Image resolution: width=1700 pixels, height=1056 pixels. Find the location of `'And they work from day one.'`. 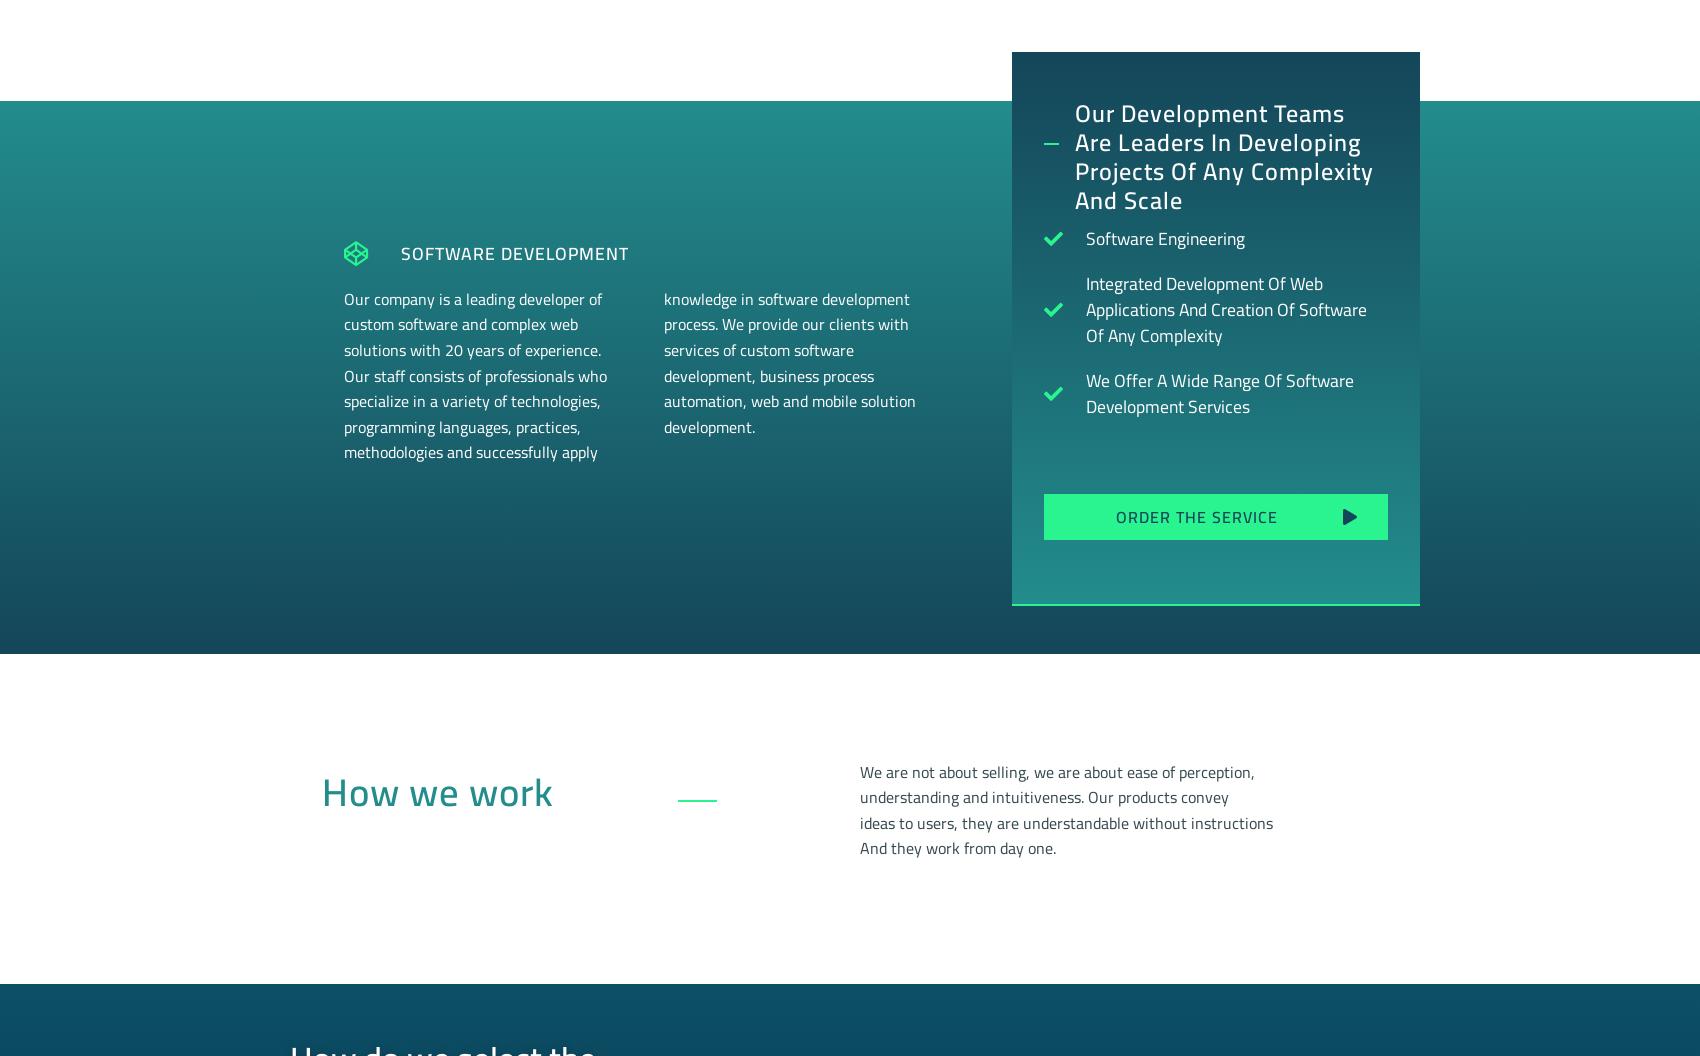

'And they work from day one.' is located at coordinates (956, 847).